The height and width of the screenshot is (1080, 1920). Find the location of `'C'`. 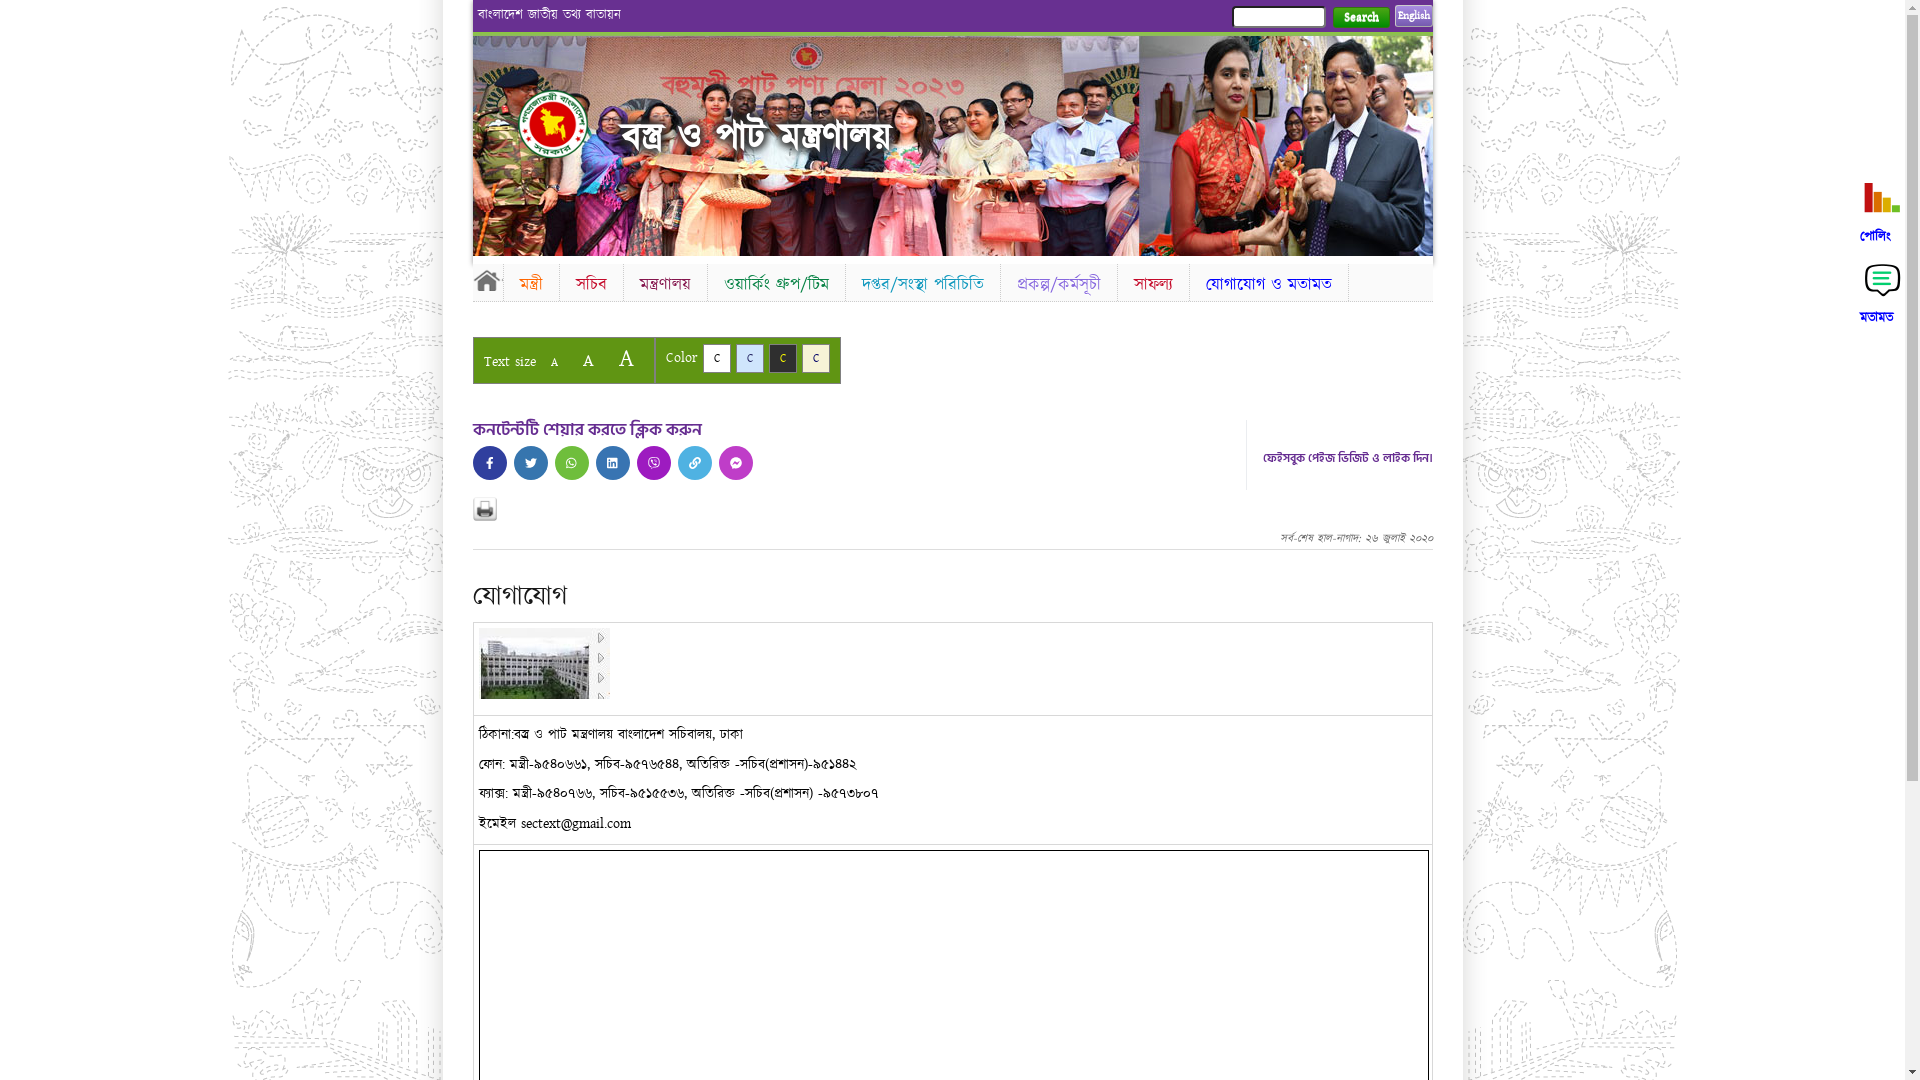

'C' is located at coordinates (816, 357).